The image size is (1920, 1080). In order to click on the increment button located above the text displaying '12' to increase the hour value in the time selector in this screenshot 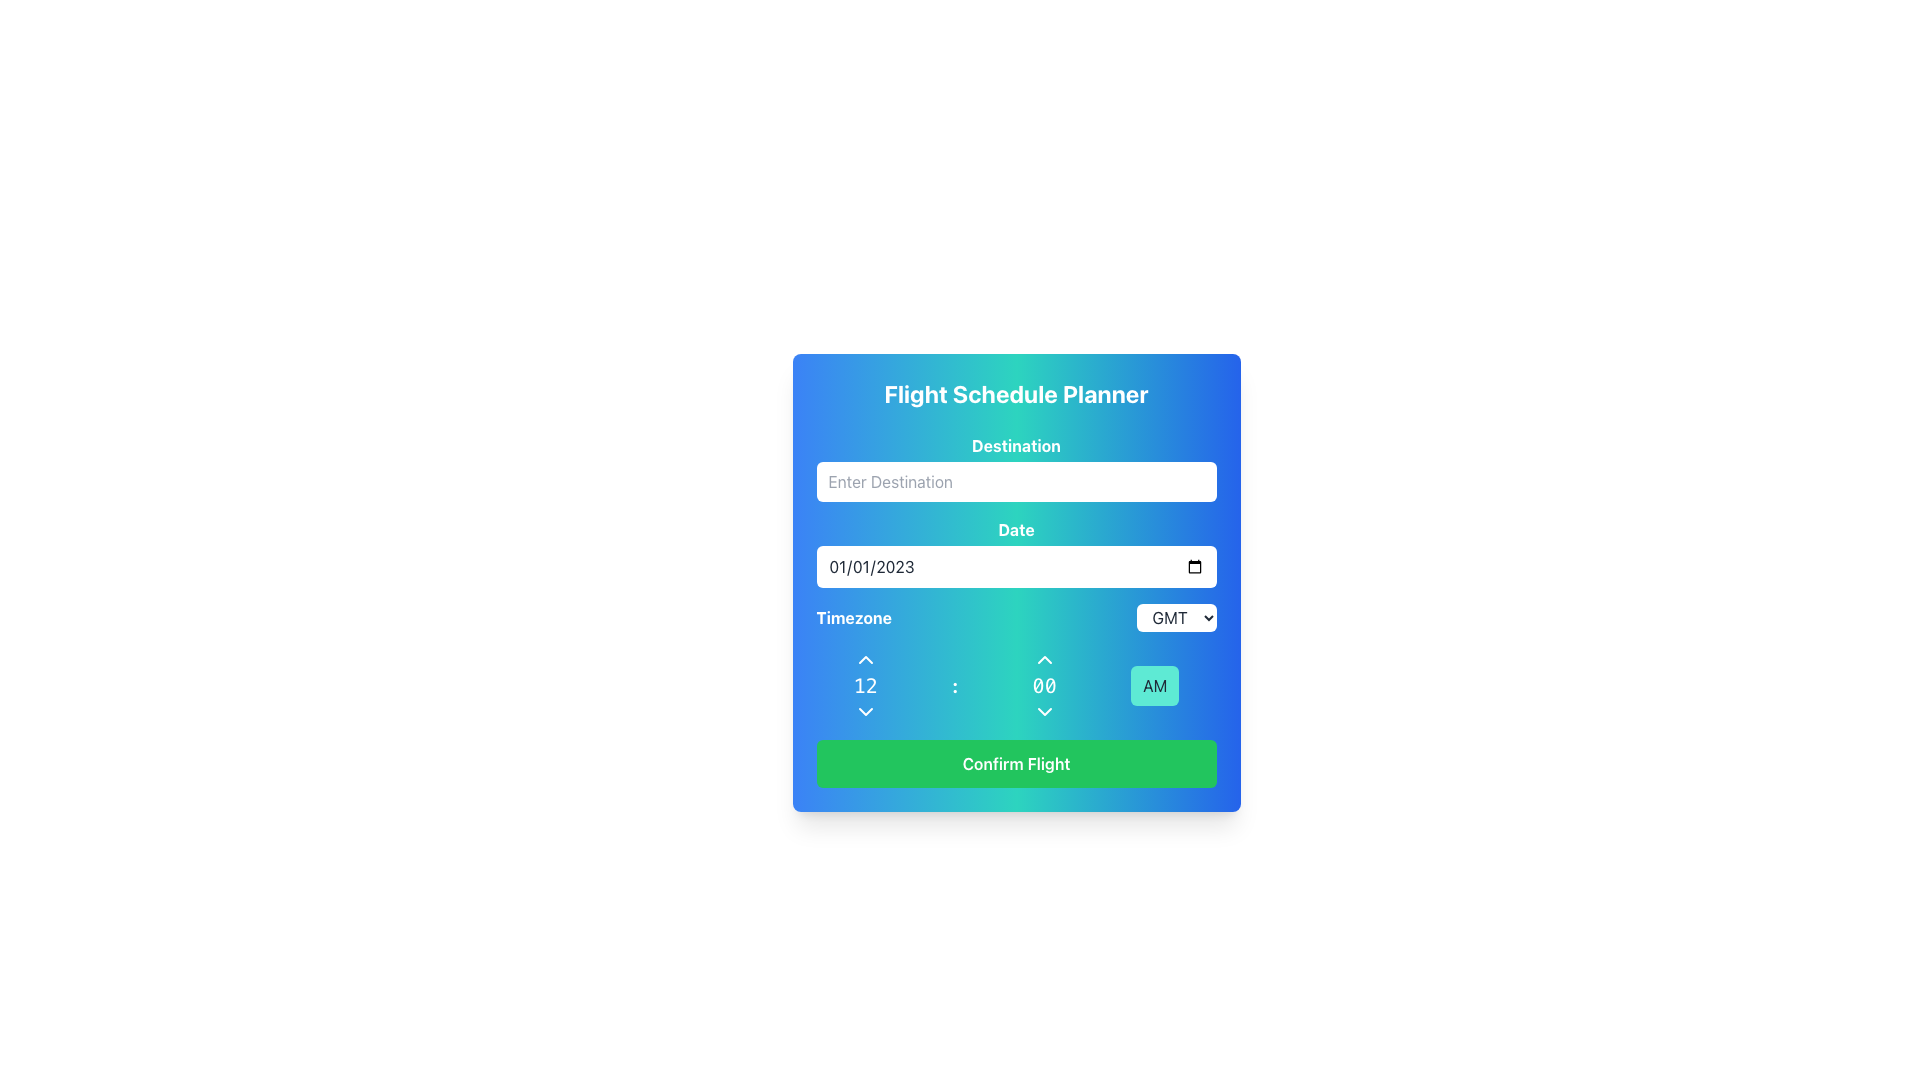, I will do `click(865, 659)`.